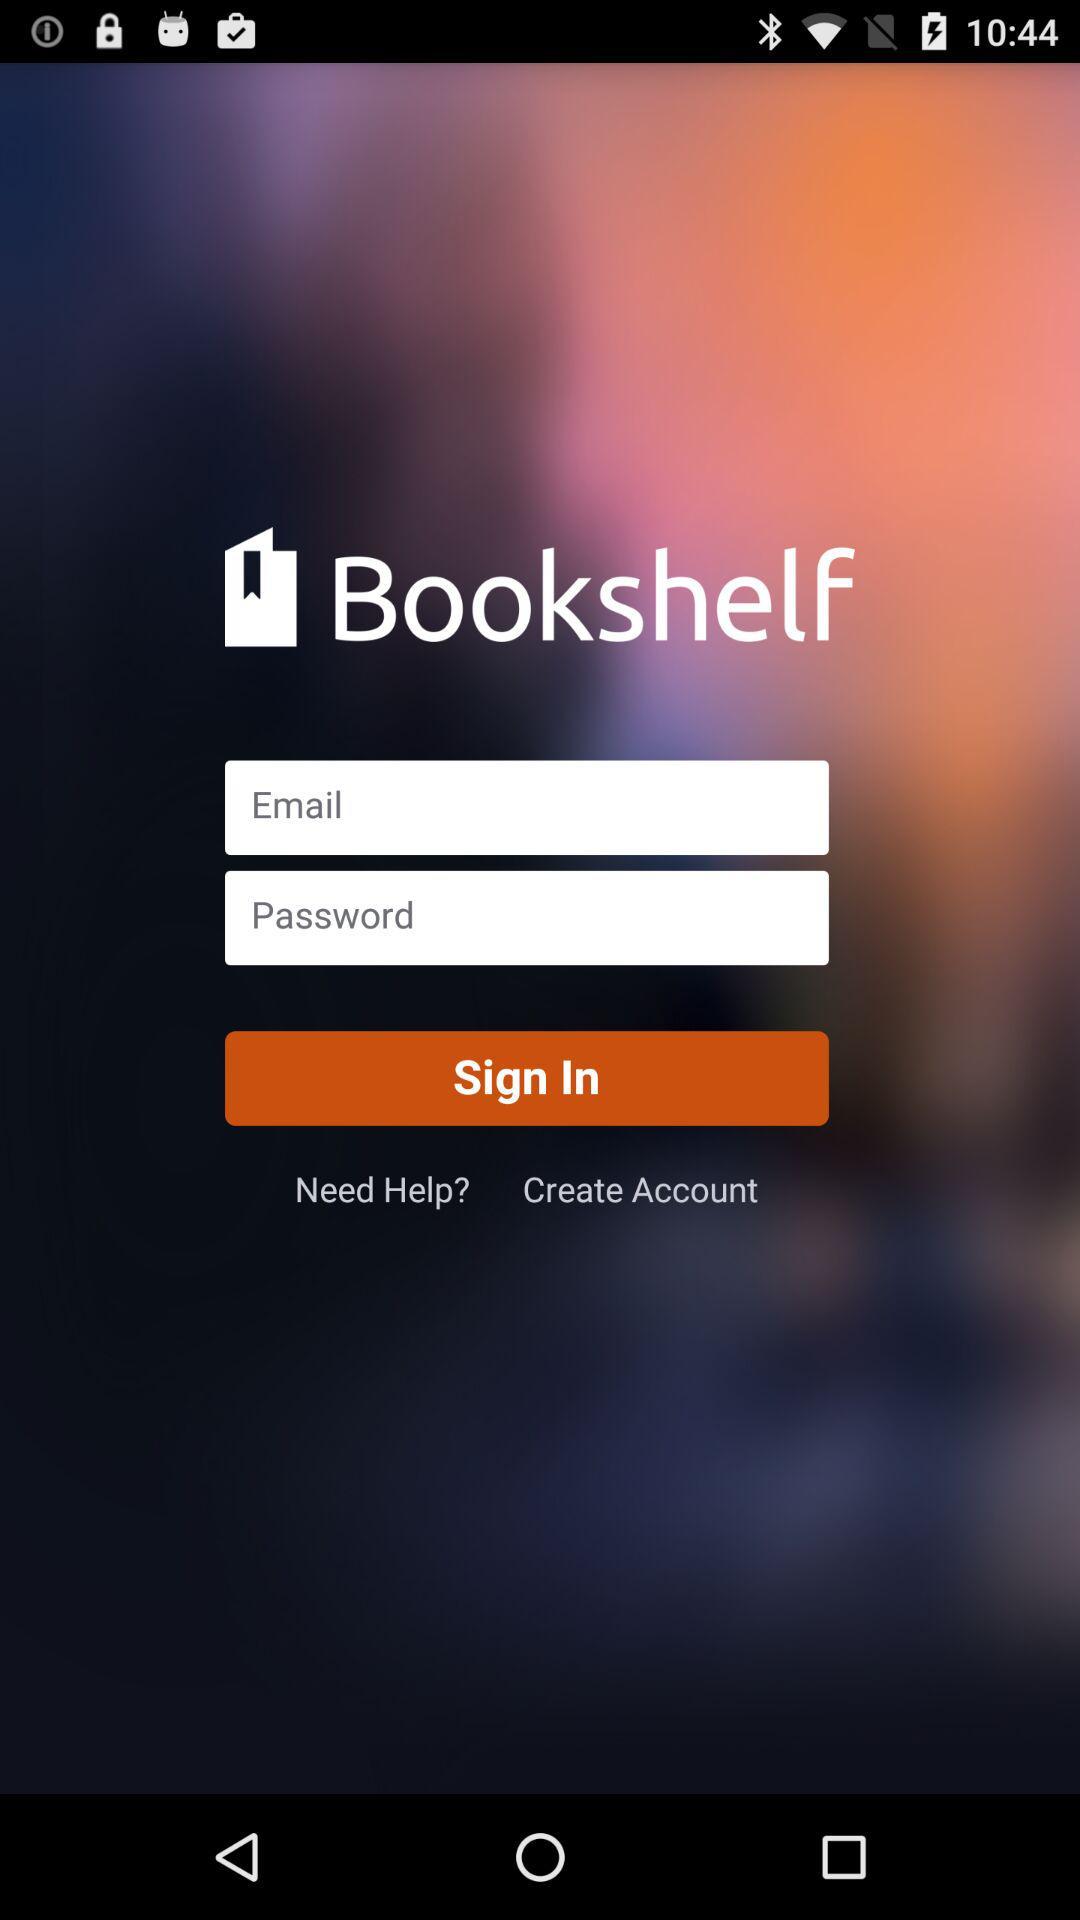  I want to click on password, so click(525, 916).